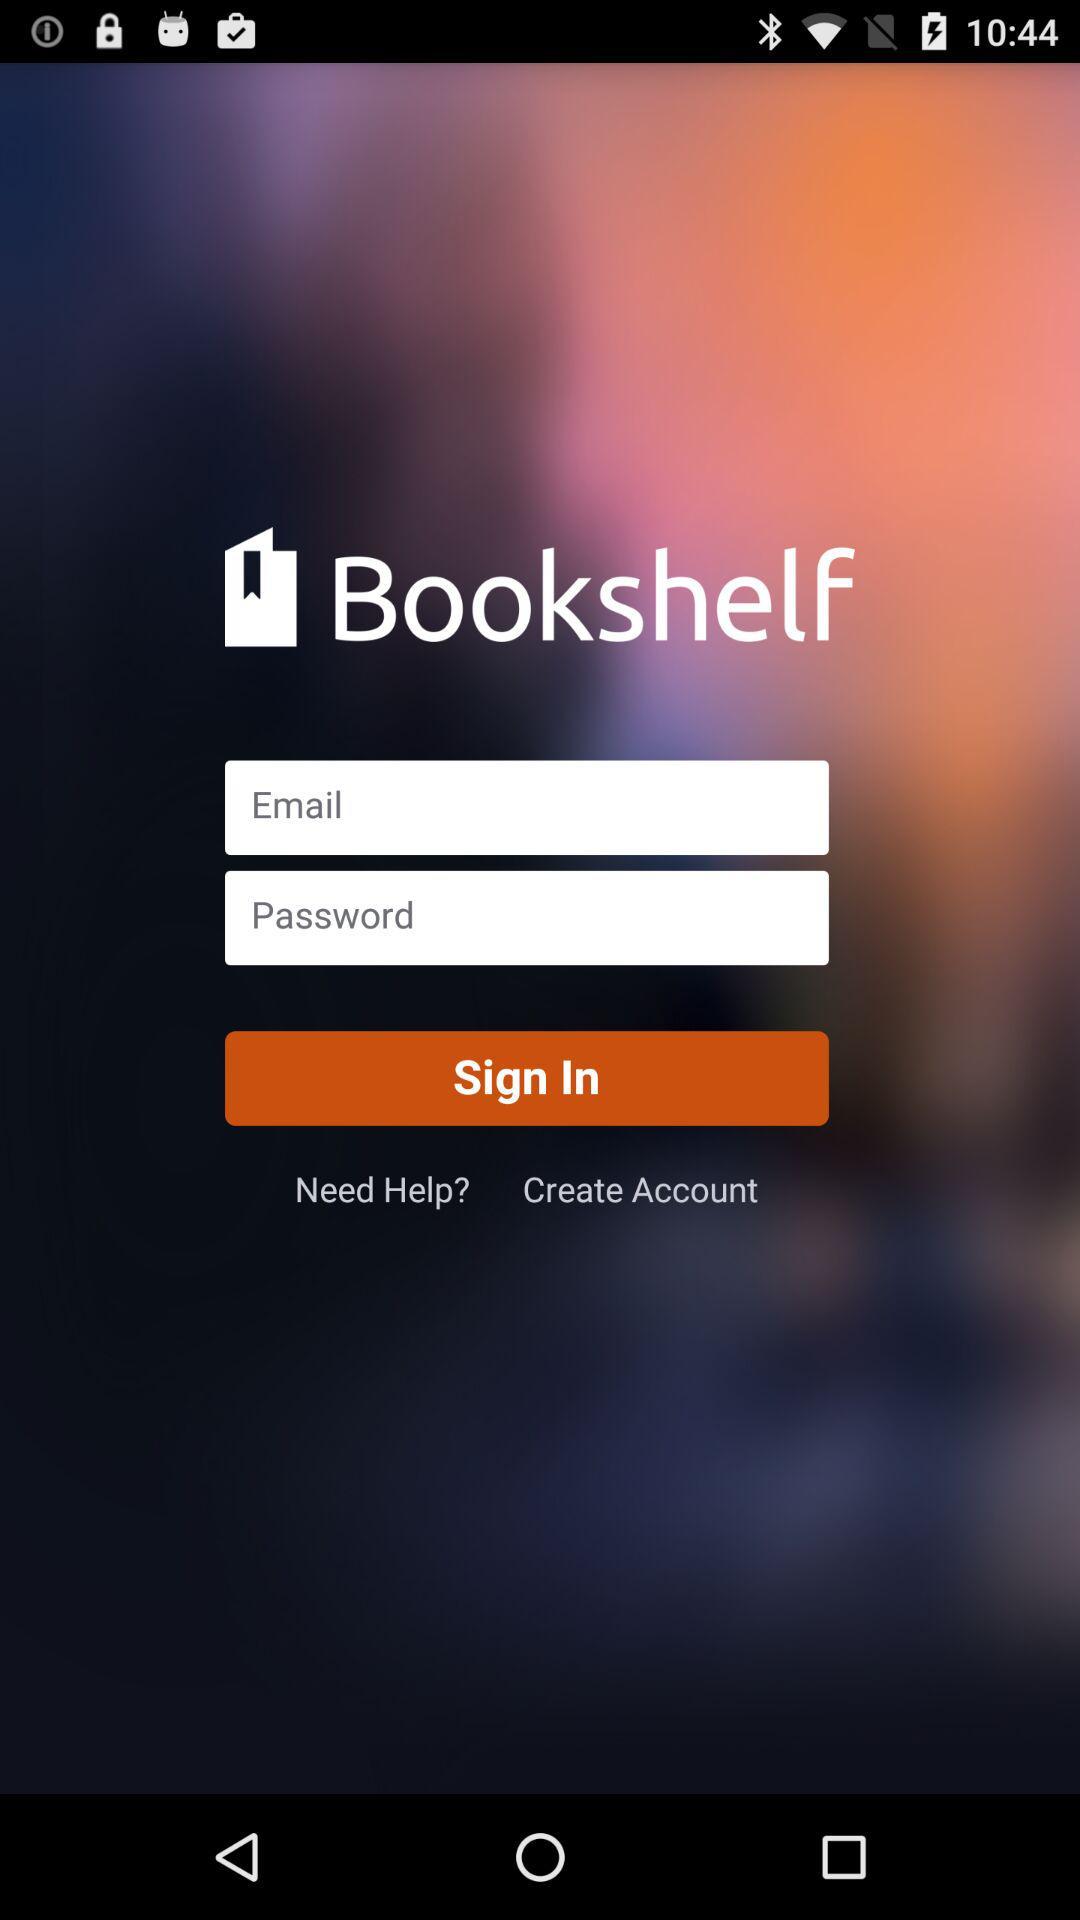  I want to click on password, so click(525, 916).